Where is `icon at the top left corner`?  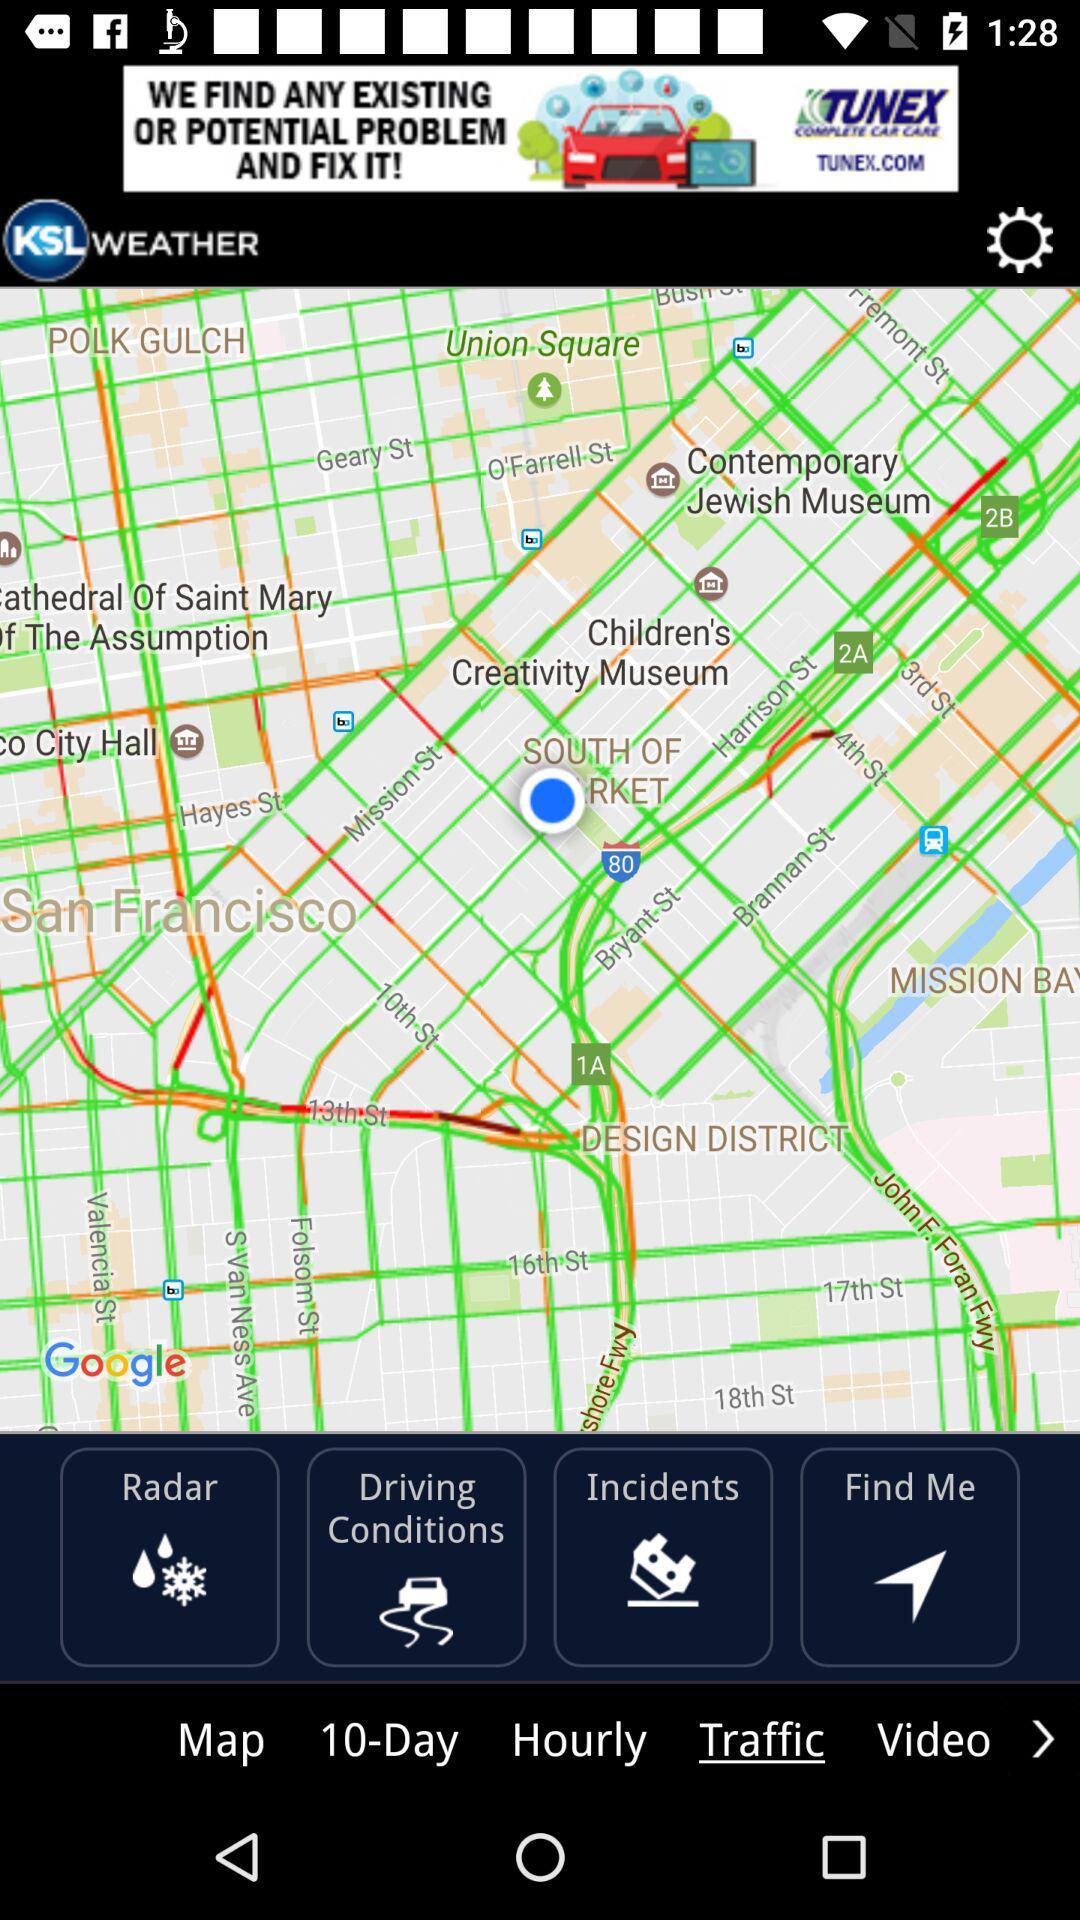 icon at the top left corner is located at coordinates (131, 240).